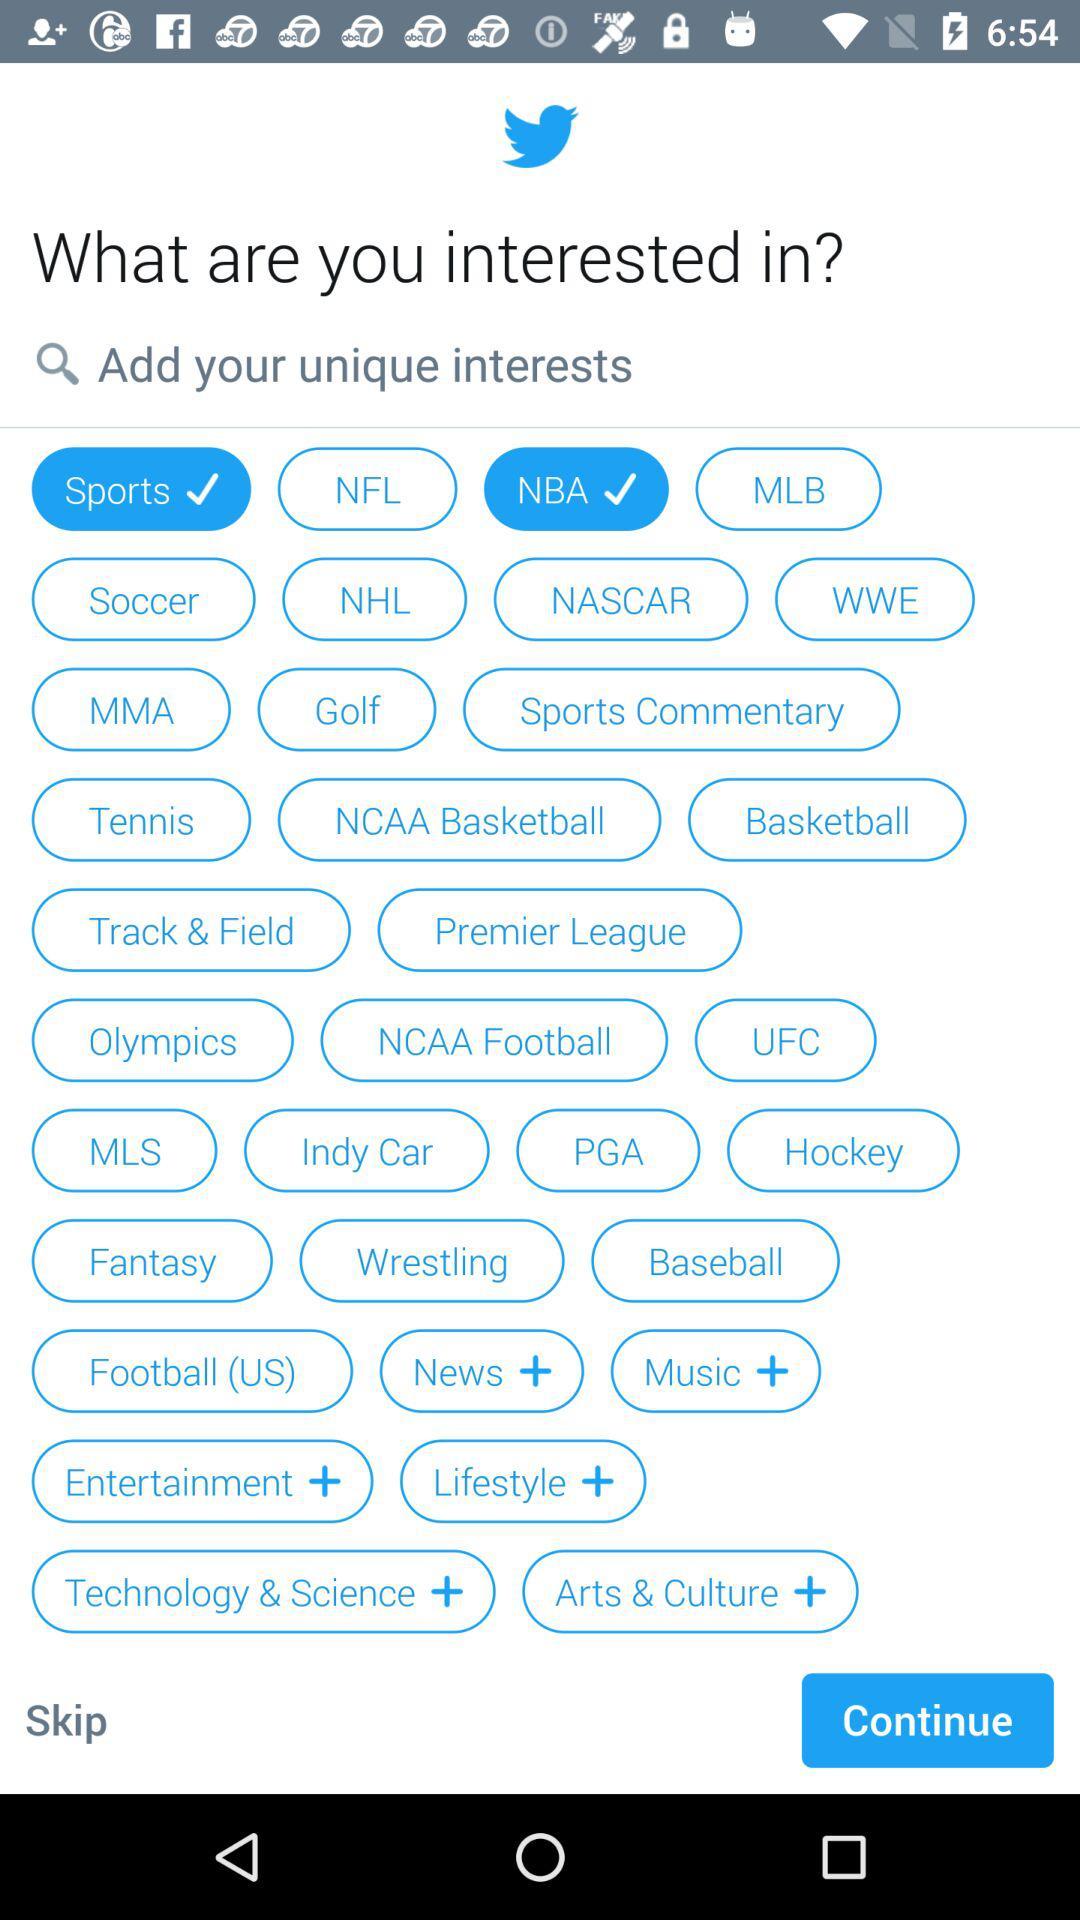 This screenshot has width=1080, height=1920. What do you see at coordinates (161, 1040) in the screenshot?
I see `olympics` at bounding box center [161, 1040].